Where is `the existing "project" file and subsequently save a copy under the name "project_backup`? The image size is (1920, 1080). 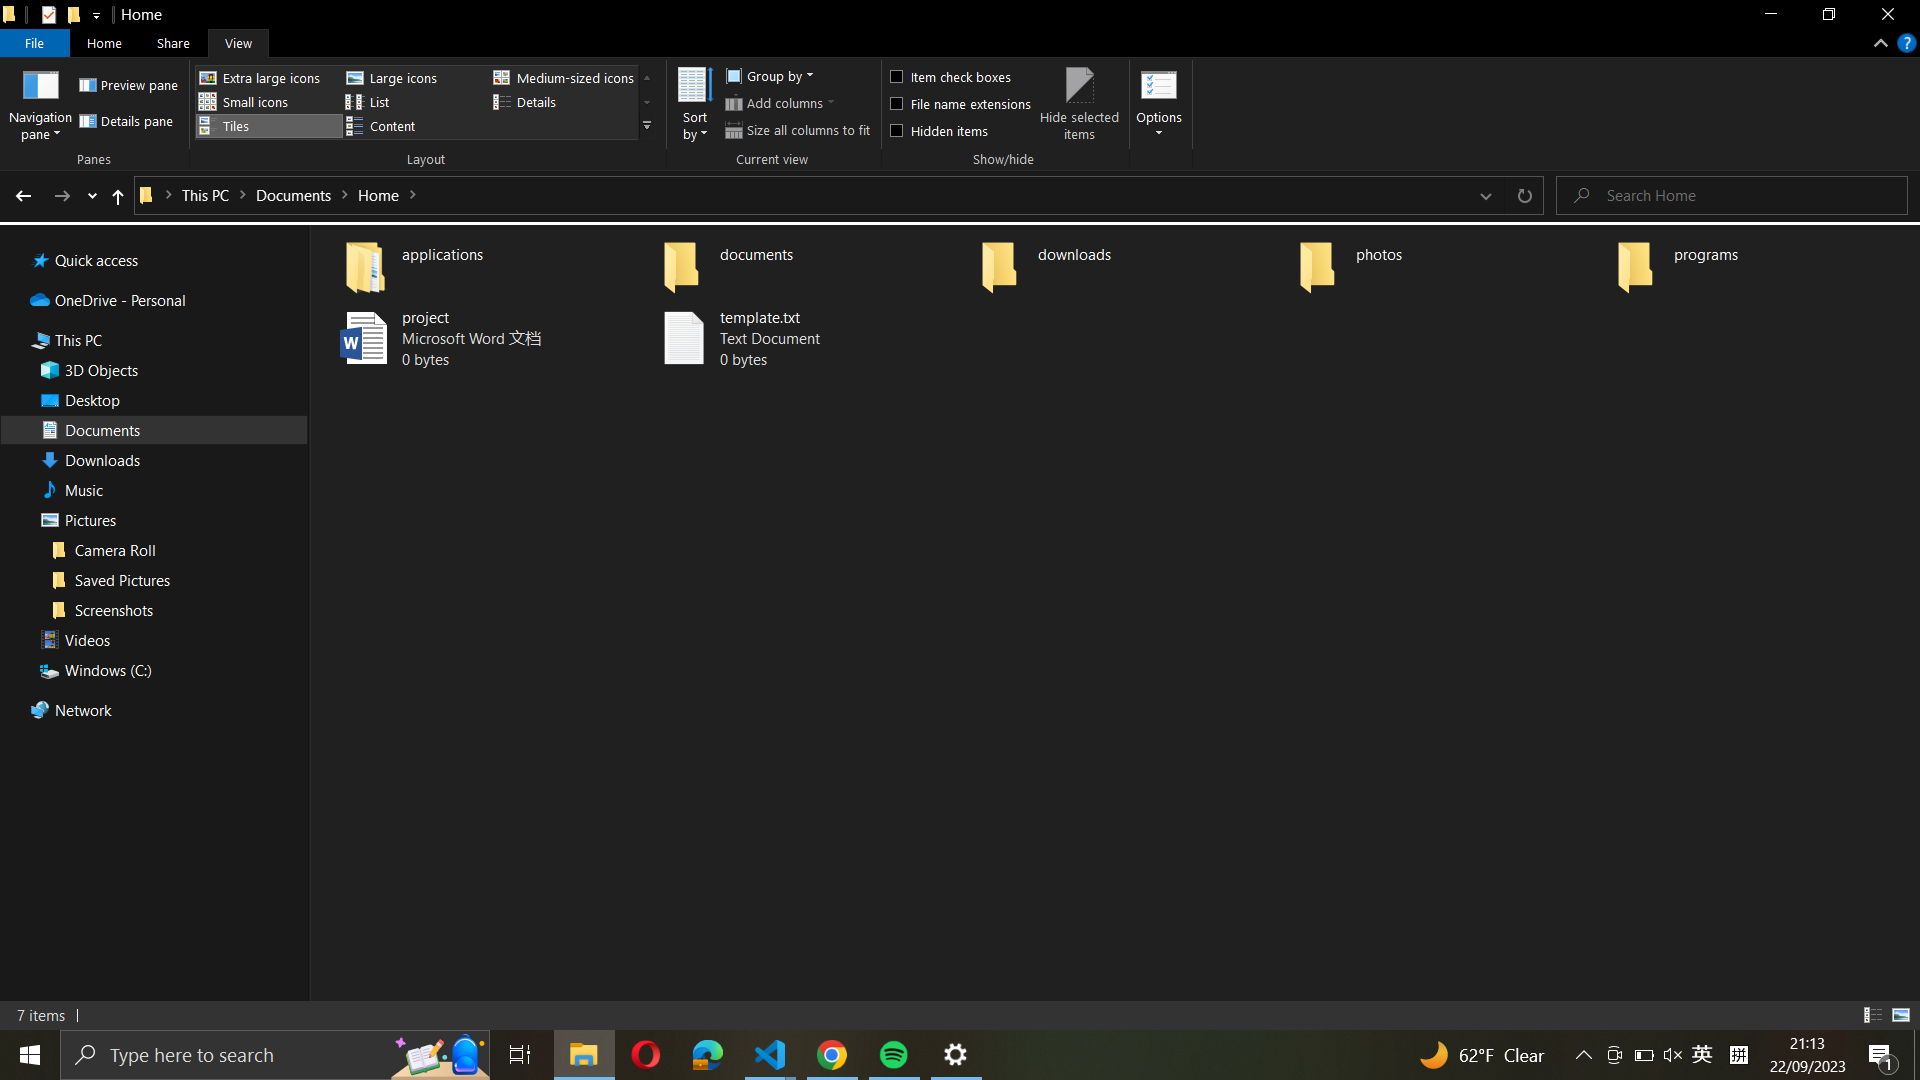 the existing "project" file and subsequently save a copy under the name "project_backup is located at coordinates (476, 338).